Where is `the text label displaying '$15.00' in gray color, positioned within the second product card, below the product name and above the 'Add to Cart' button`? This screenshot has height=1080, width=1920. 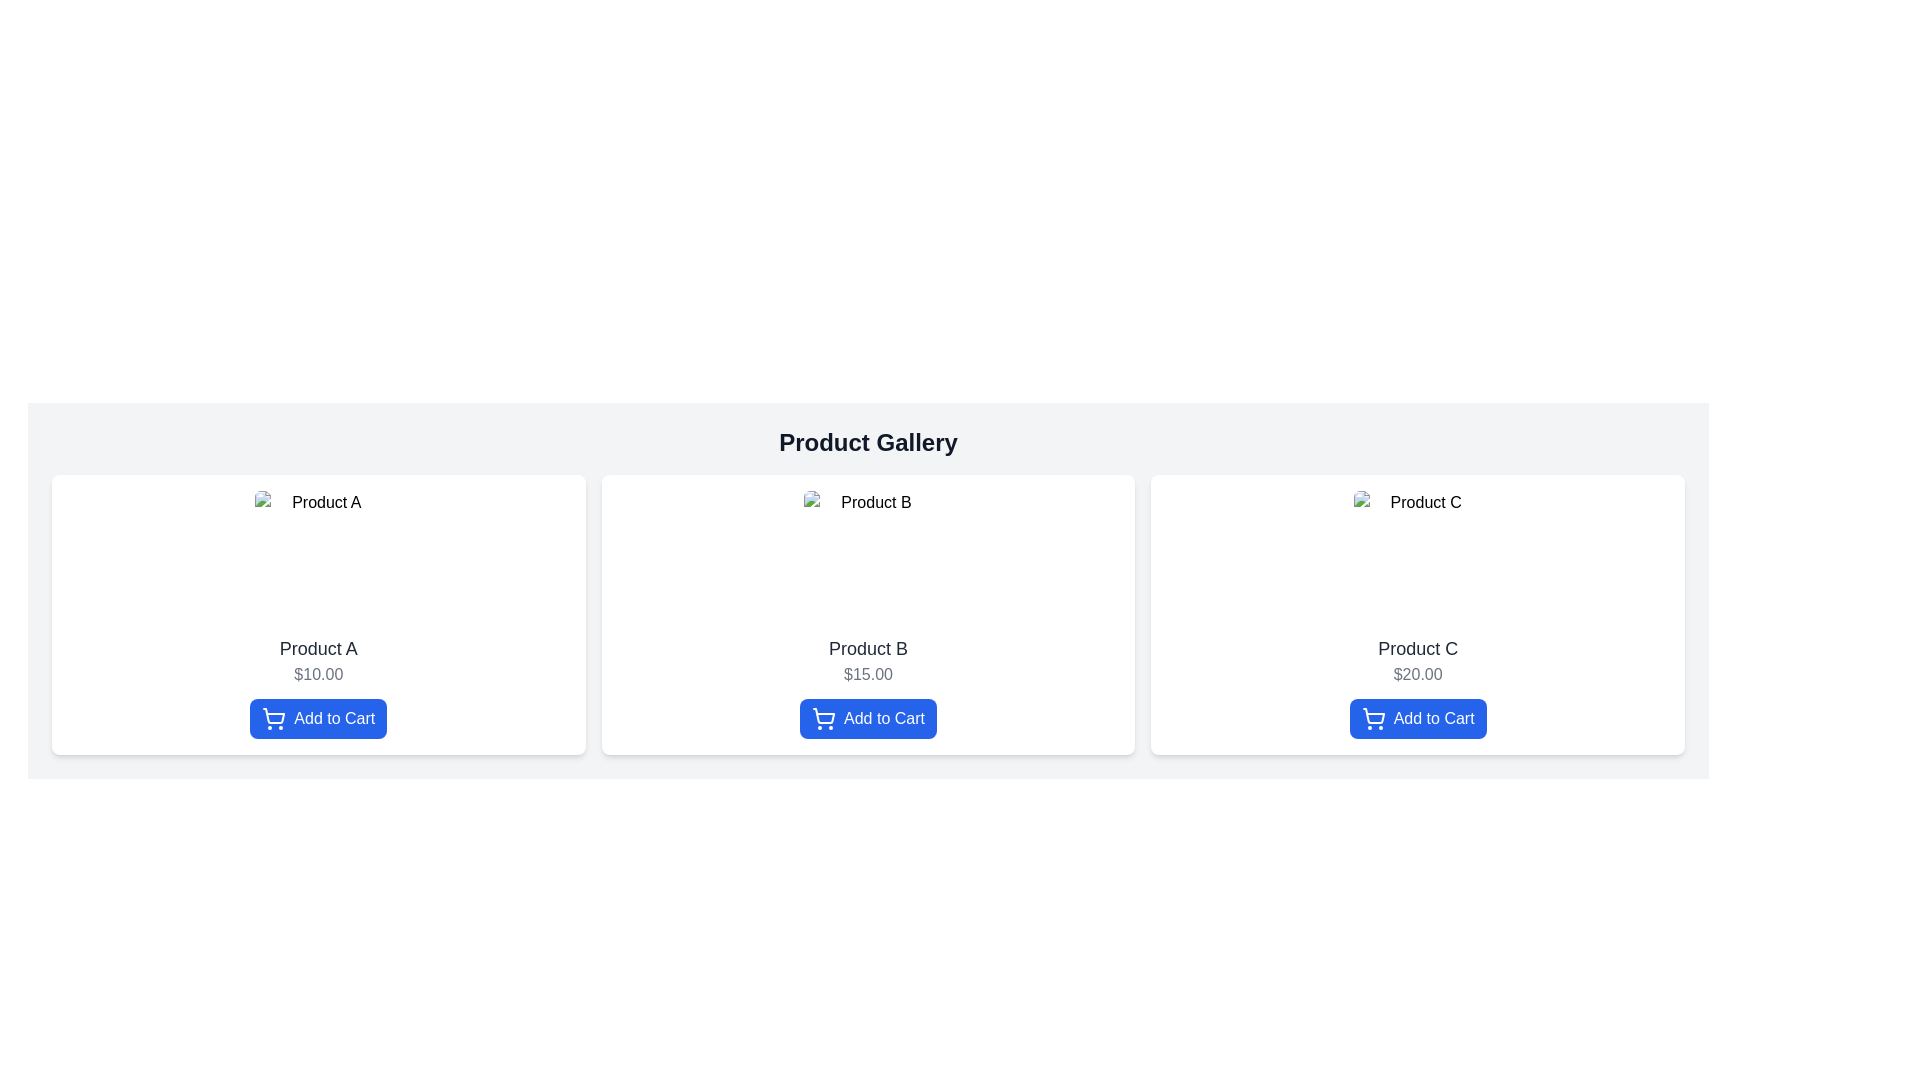 the text label displaying '$15.00' in gray color, positioned within the second product card, below the product name and above the 'Add to Cart' button is located at coordinates (868, 675).